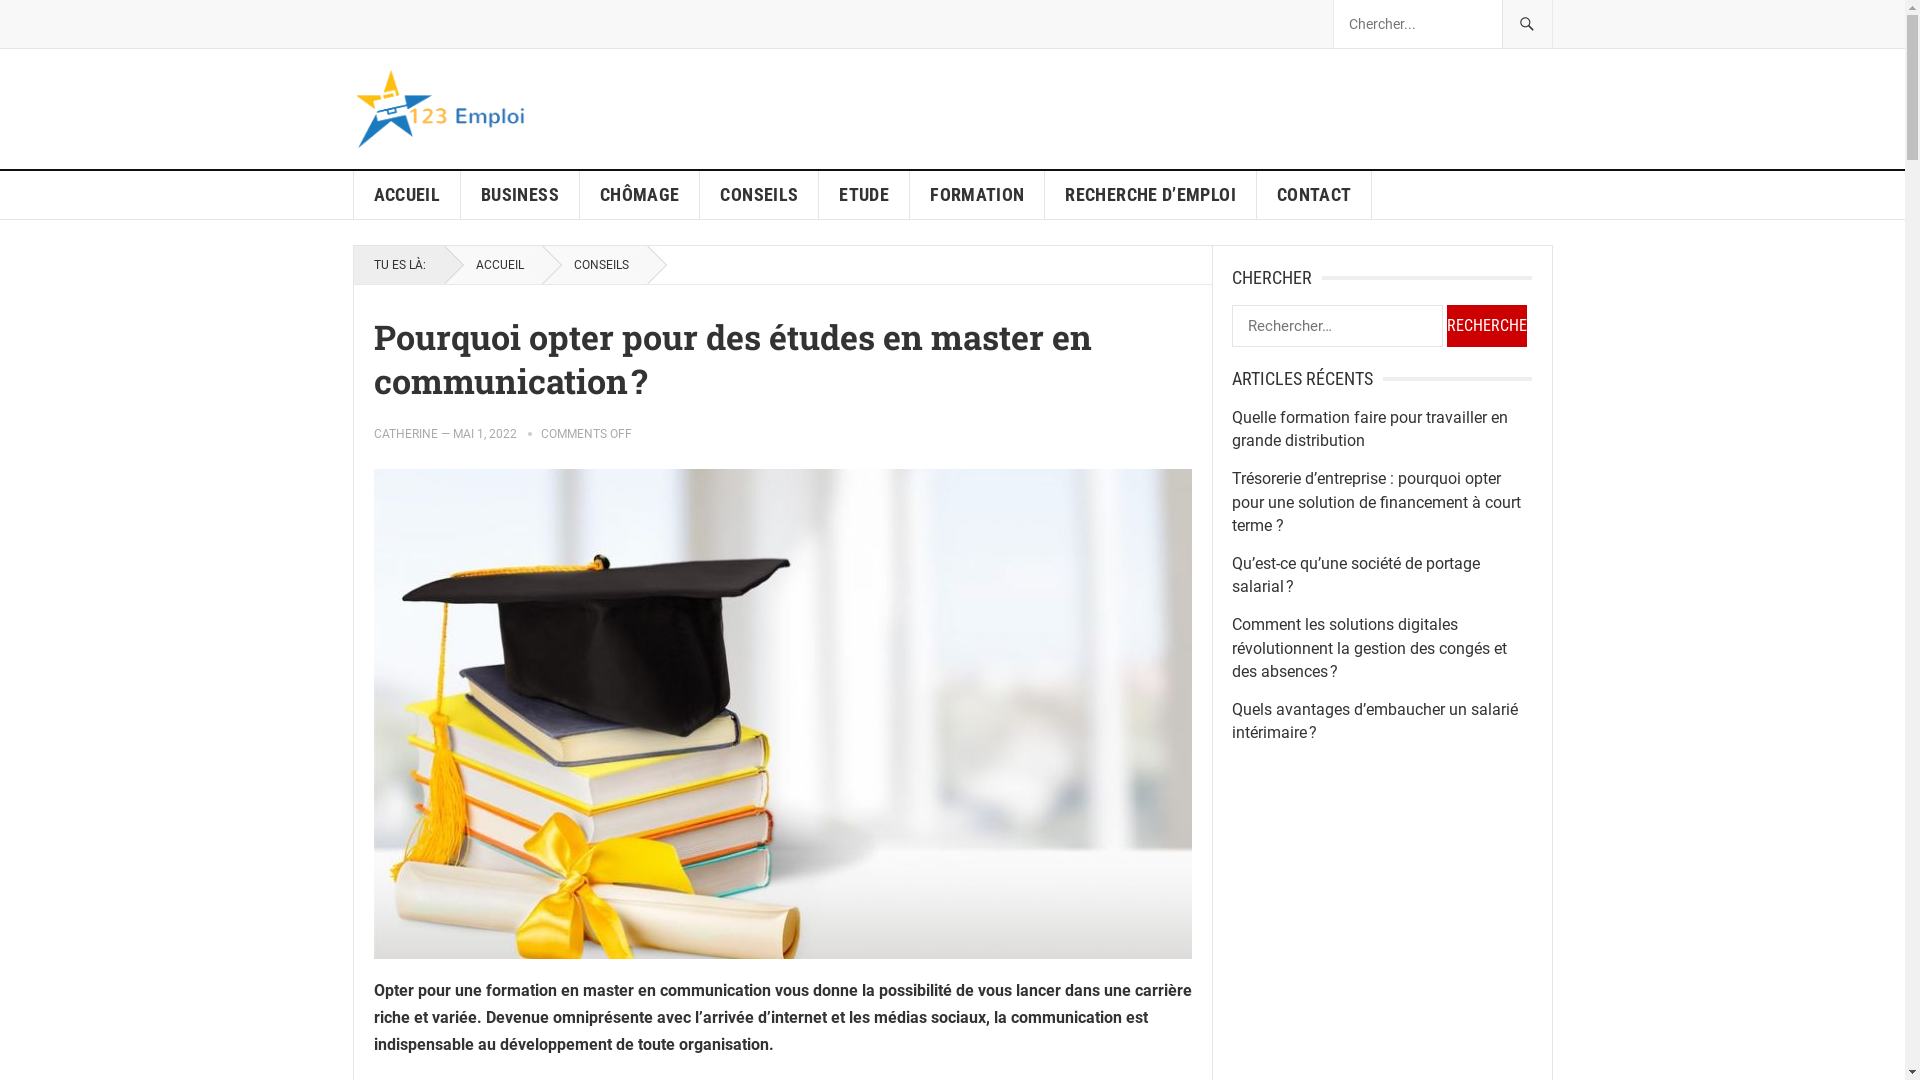  Describe the element at coordinates (977, 195) in the screenshot. I see `'FORMATION'` at that location.